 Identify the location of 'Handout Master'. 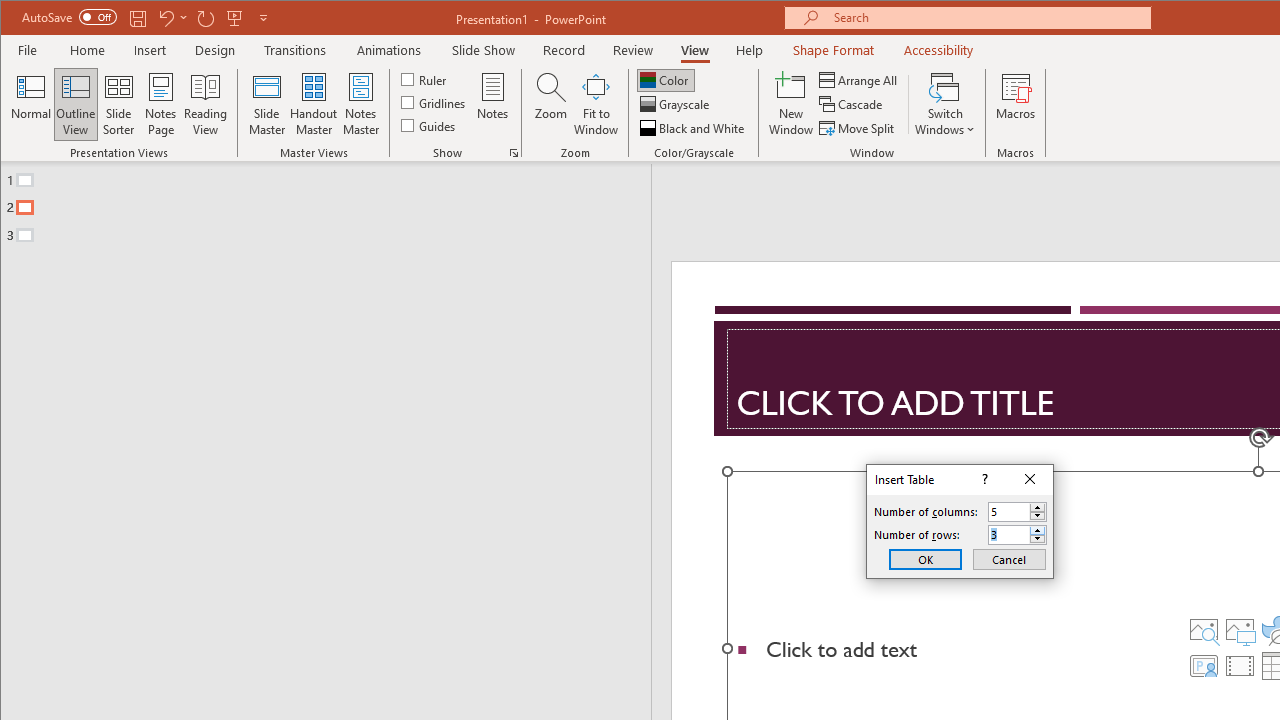
(313, 104).